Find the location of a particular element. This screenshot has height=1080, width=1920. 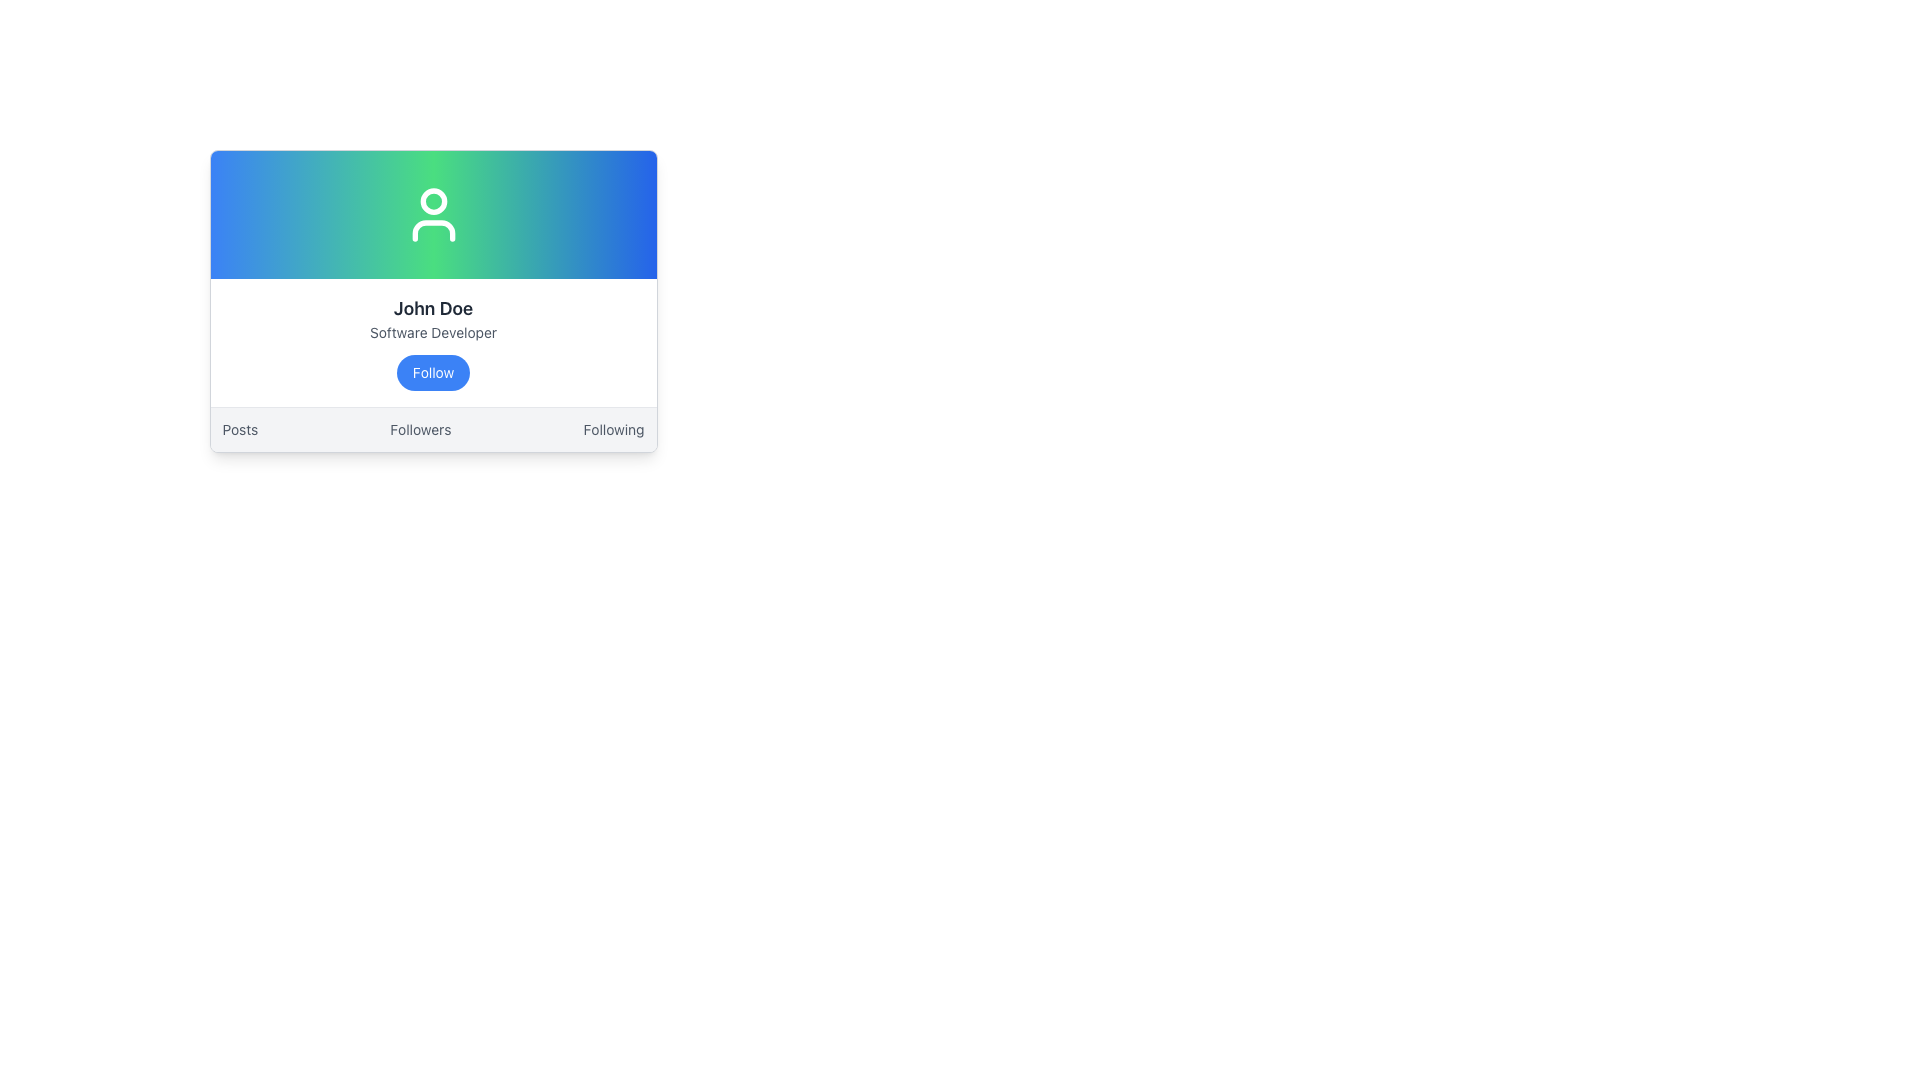

the follow button located below the 'Software Developer' text in the profile card for 'John Doe' to change its background color is located at coordinates (432, 373).